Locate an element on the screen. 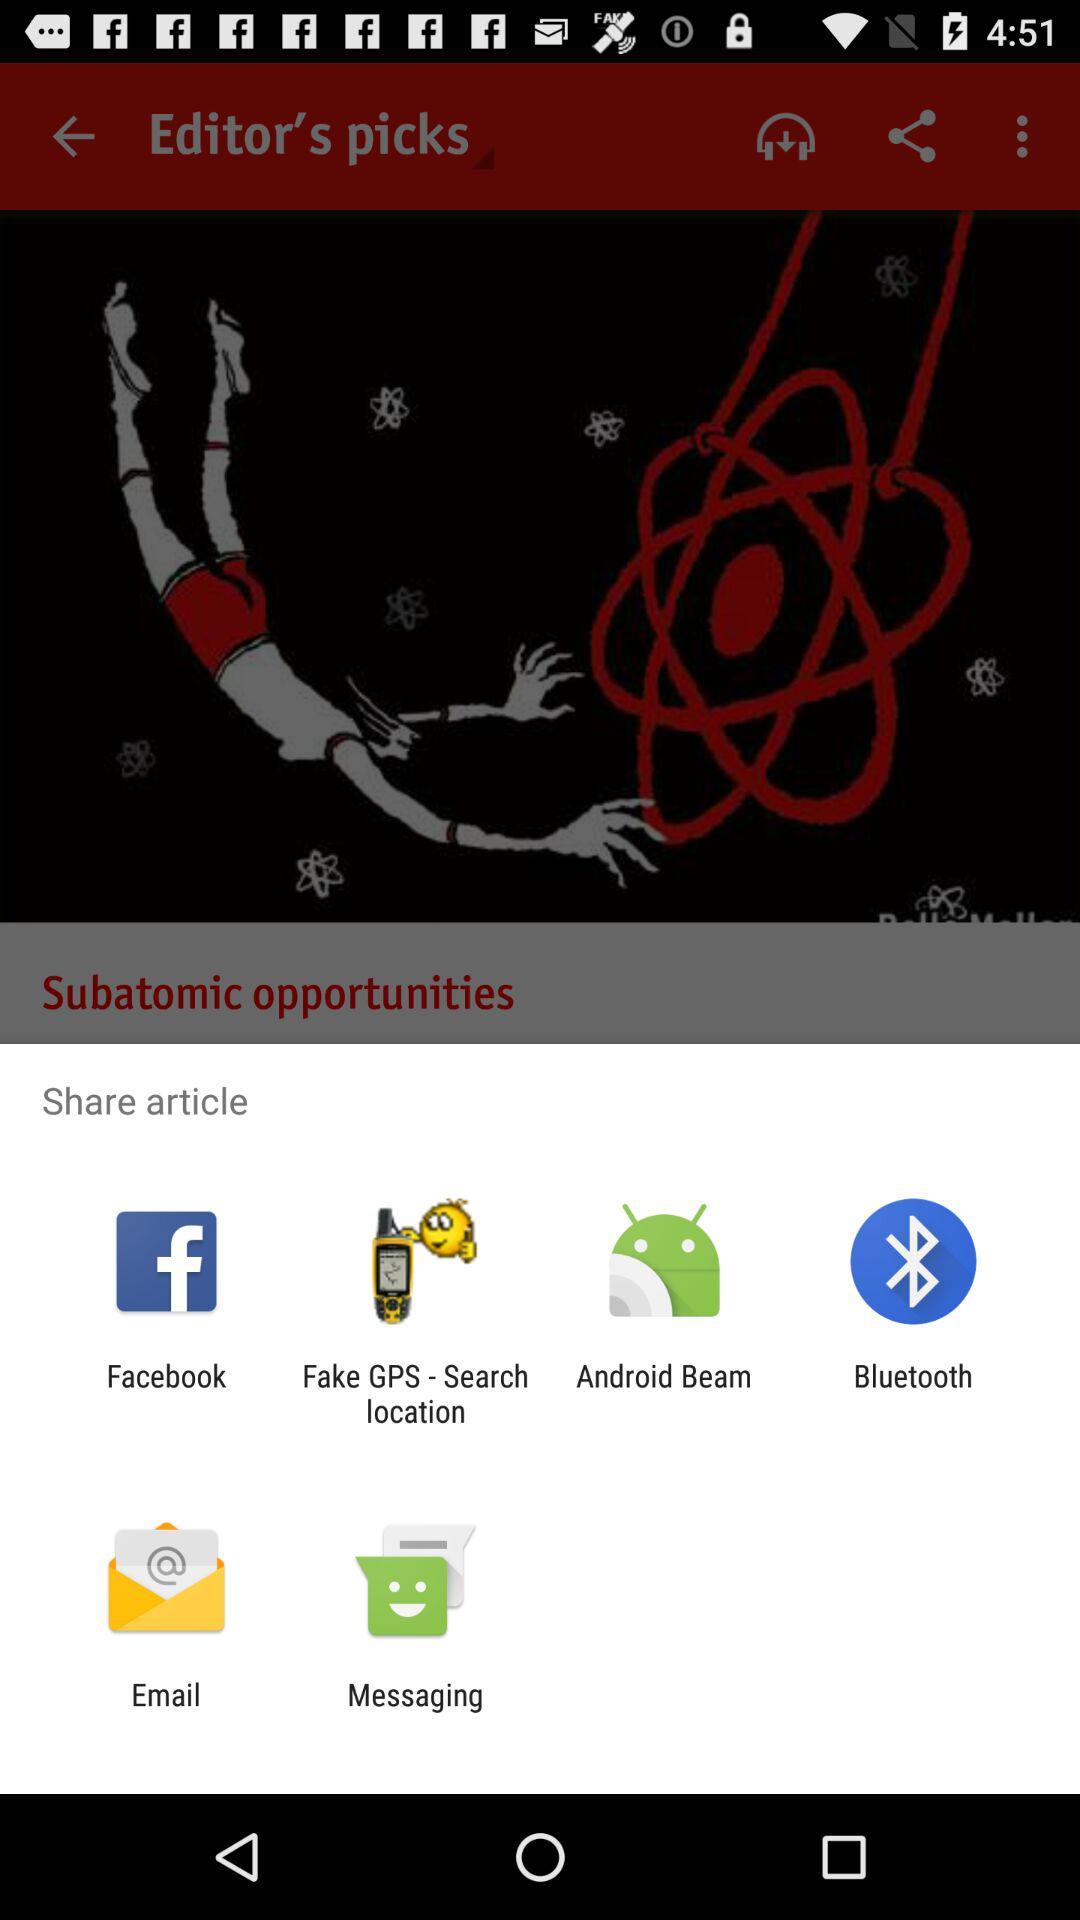 The width and height of the screenshot is (1080, 1920). the app to the right of email app is located at coordinates (414, 1711).